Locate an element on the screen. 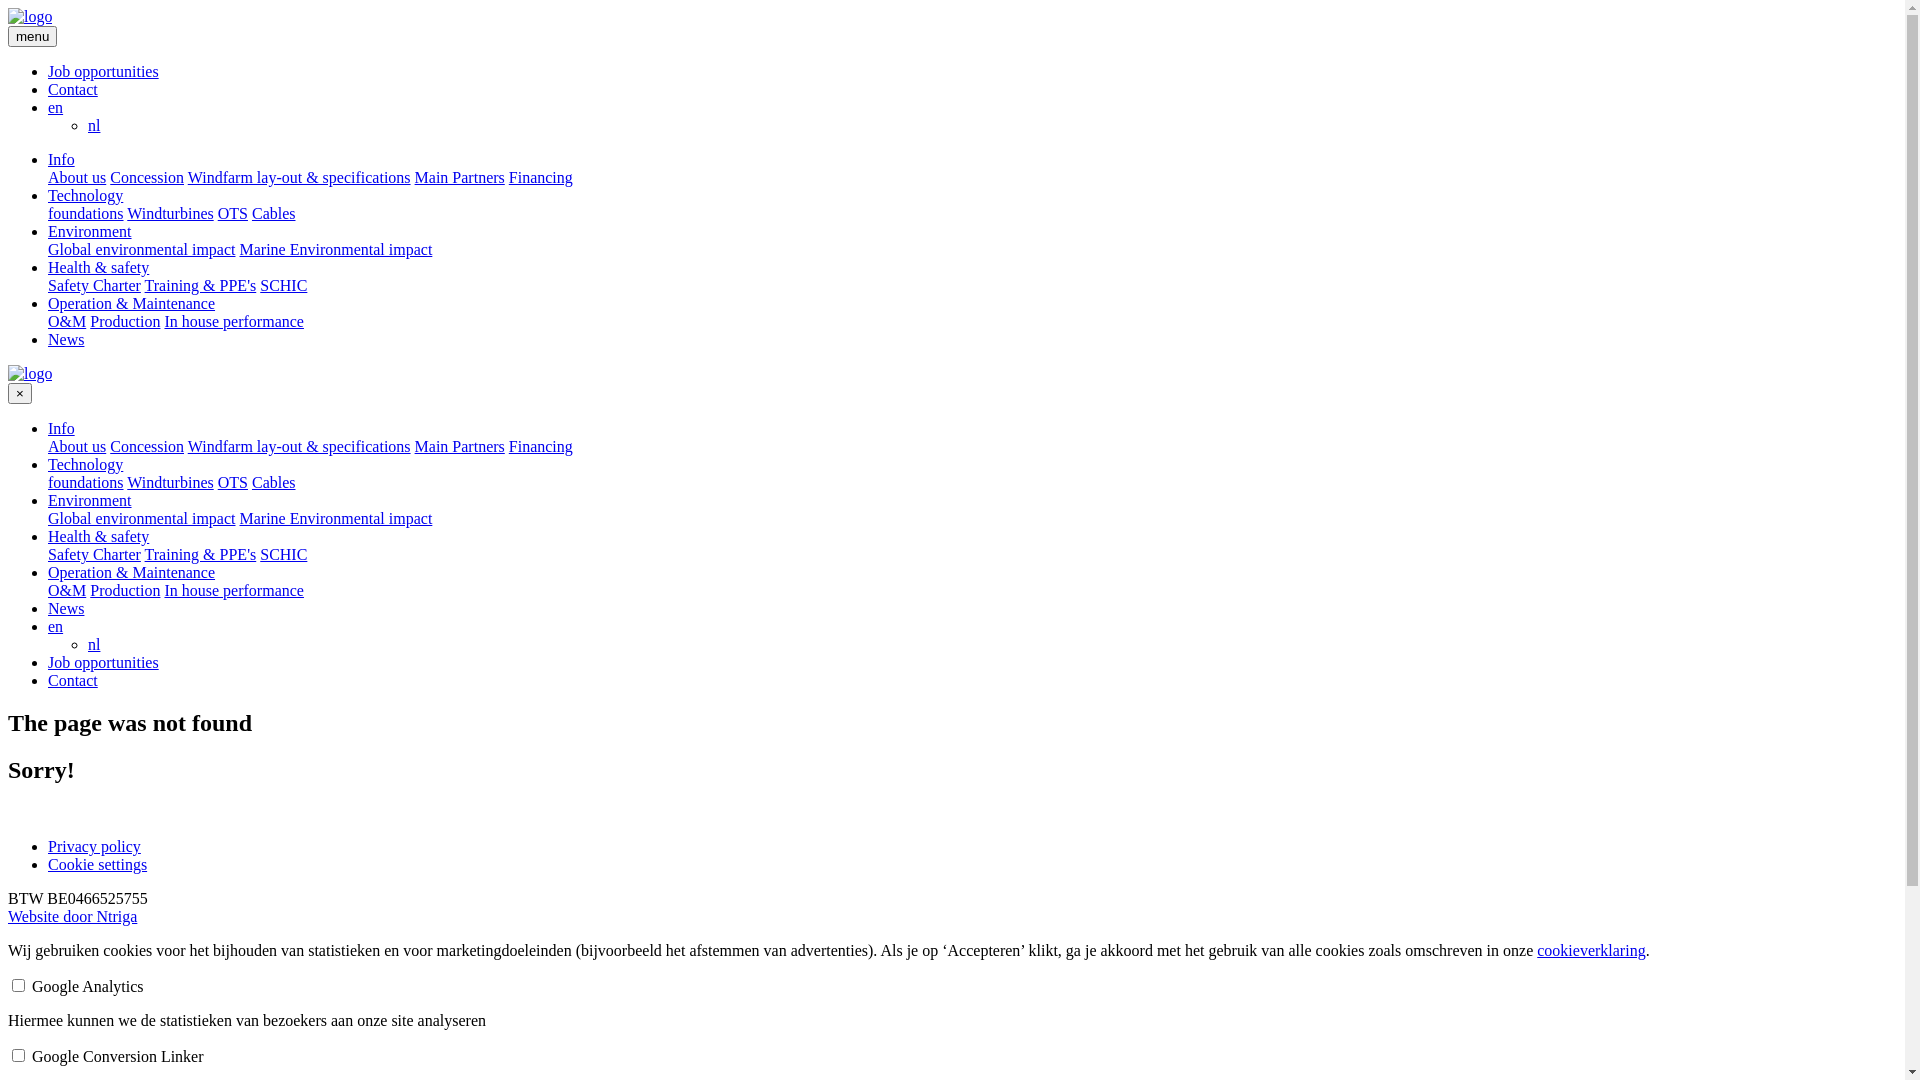  'Job opportunities' is located at coordinates (102, 662).